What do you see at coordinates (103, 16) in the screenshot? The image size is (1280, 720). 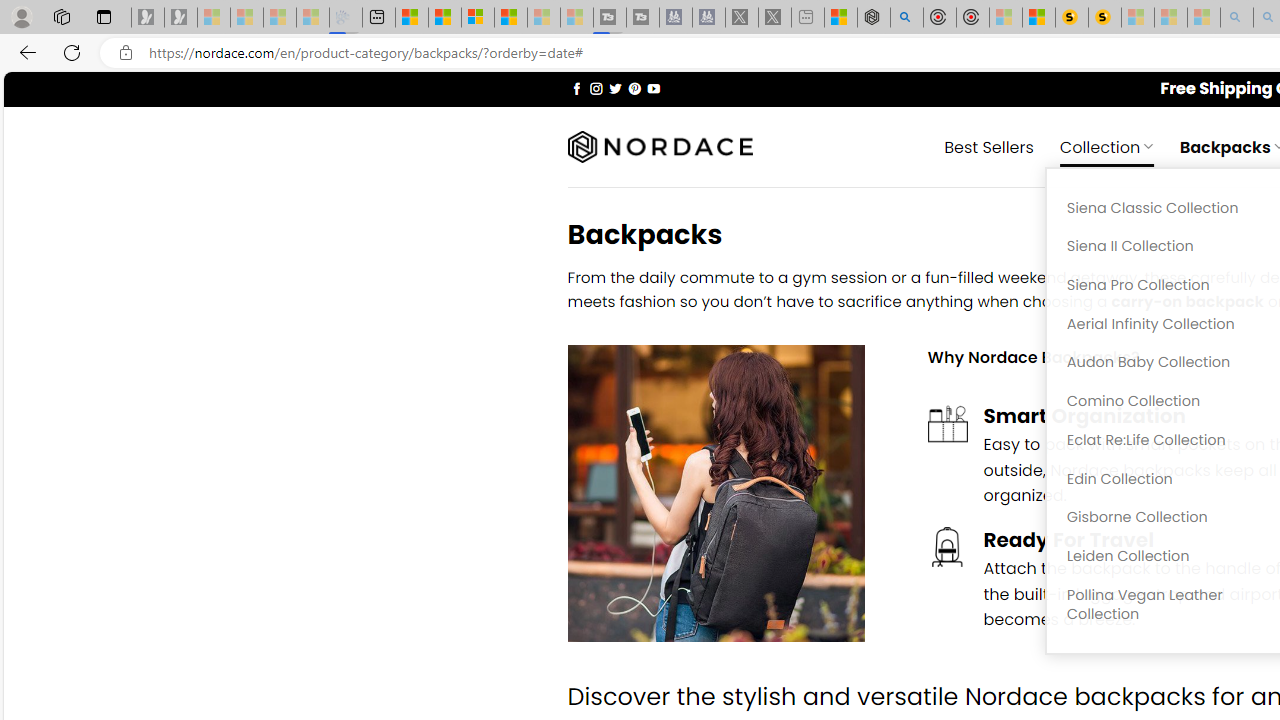 I see `'Tab actions menu'` at bounding box center [103, 16].